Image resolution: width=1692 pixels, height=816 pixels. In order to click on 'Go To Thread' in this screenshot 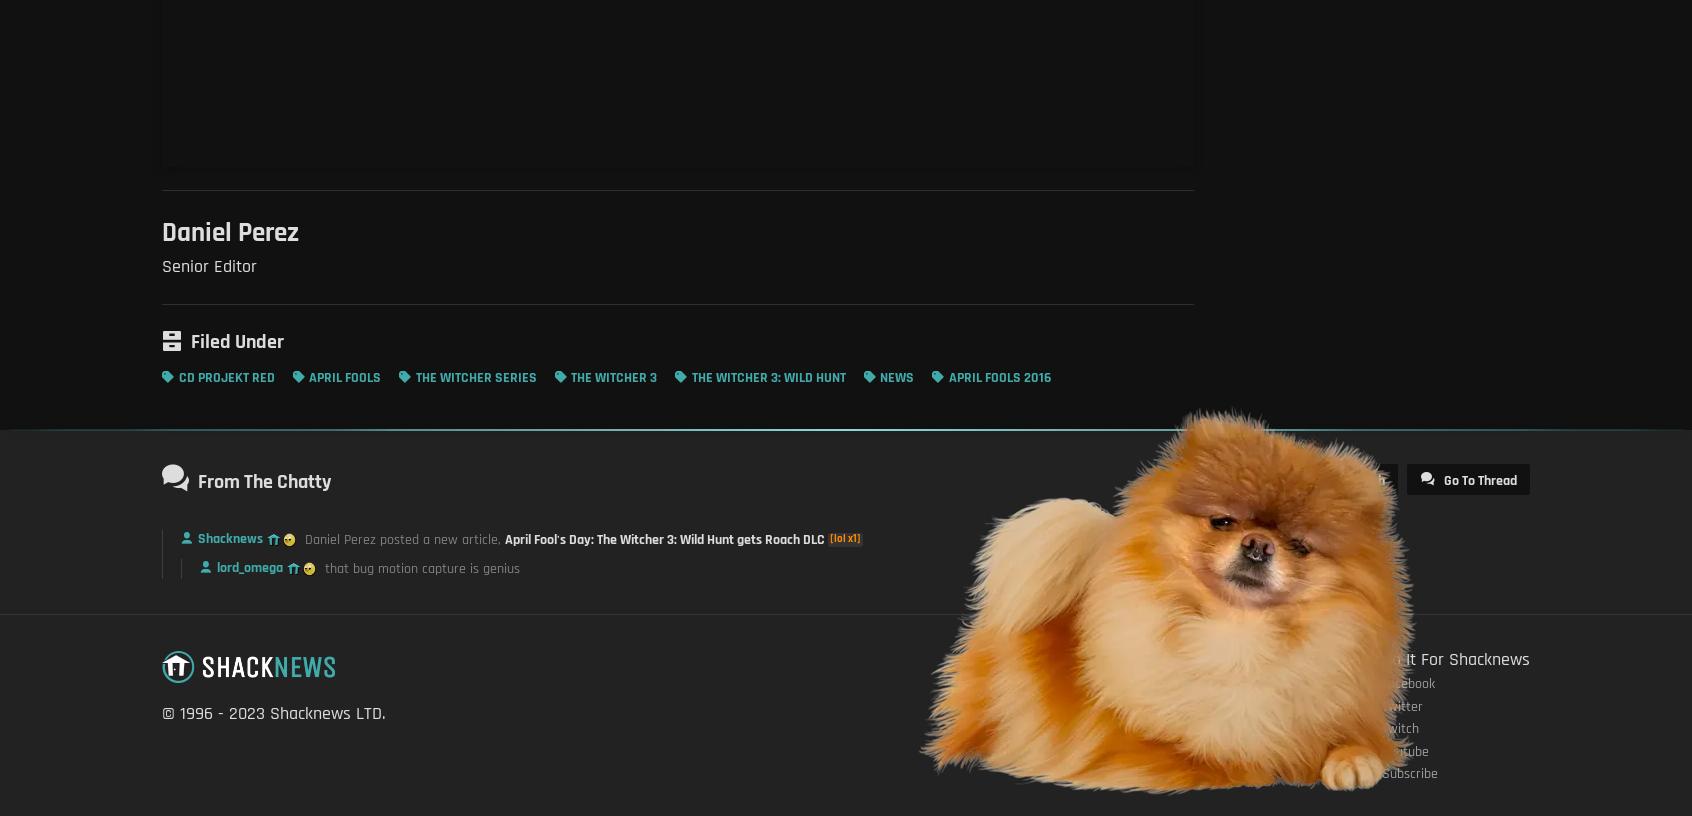, I will do `click(1478, 480)`.